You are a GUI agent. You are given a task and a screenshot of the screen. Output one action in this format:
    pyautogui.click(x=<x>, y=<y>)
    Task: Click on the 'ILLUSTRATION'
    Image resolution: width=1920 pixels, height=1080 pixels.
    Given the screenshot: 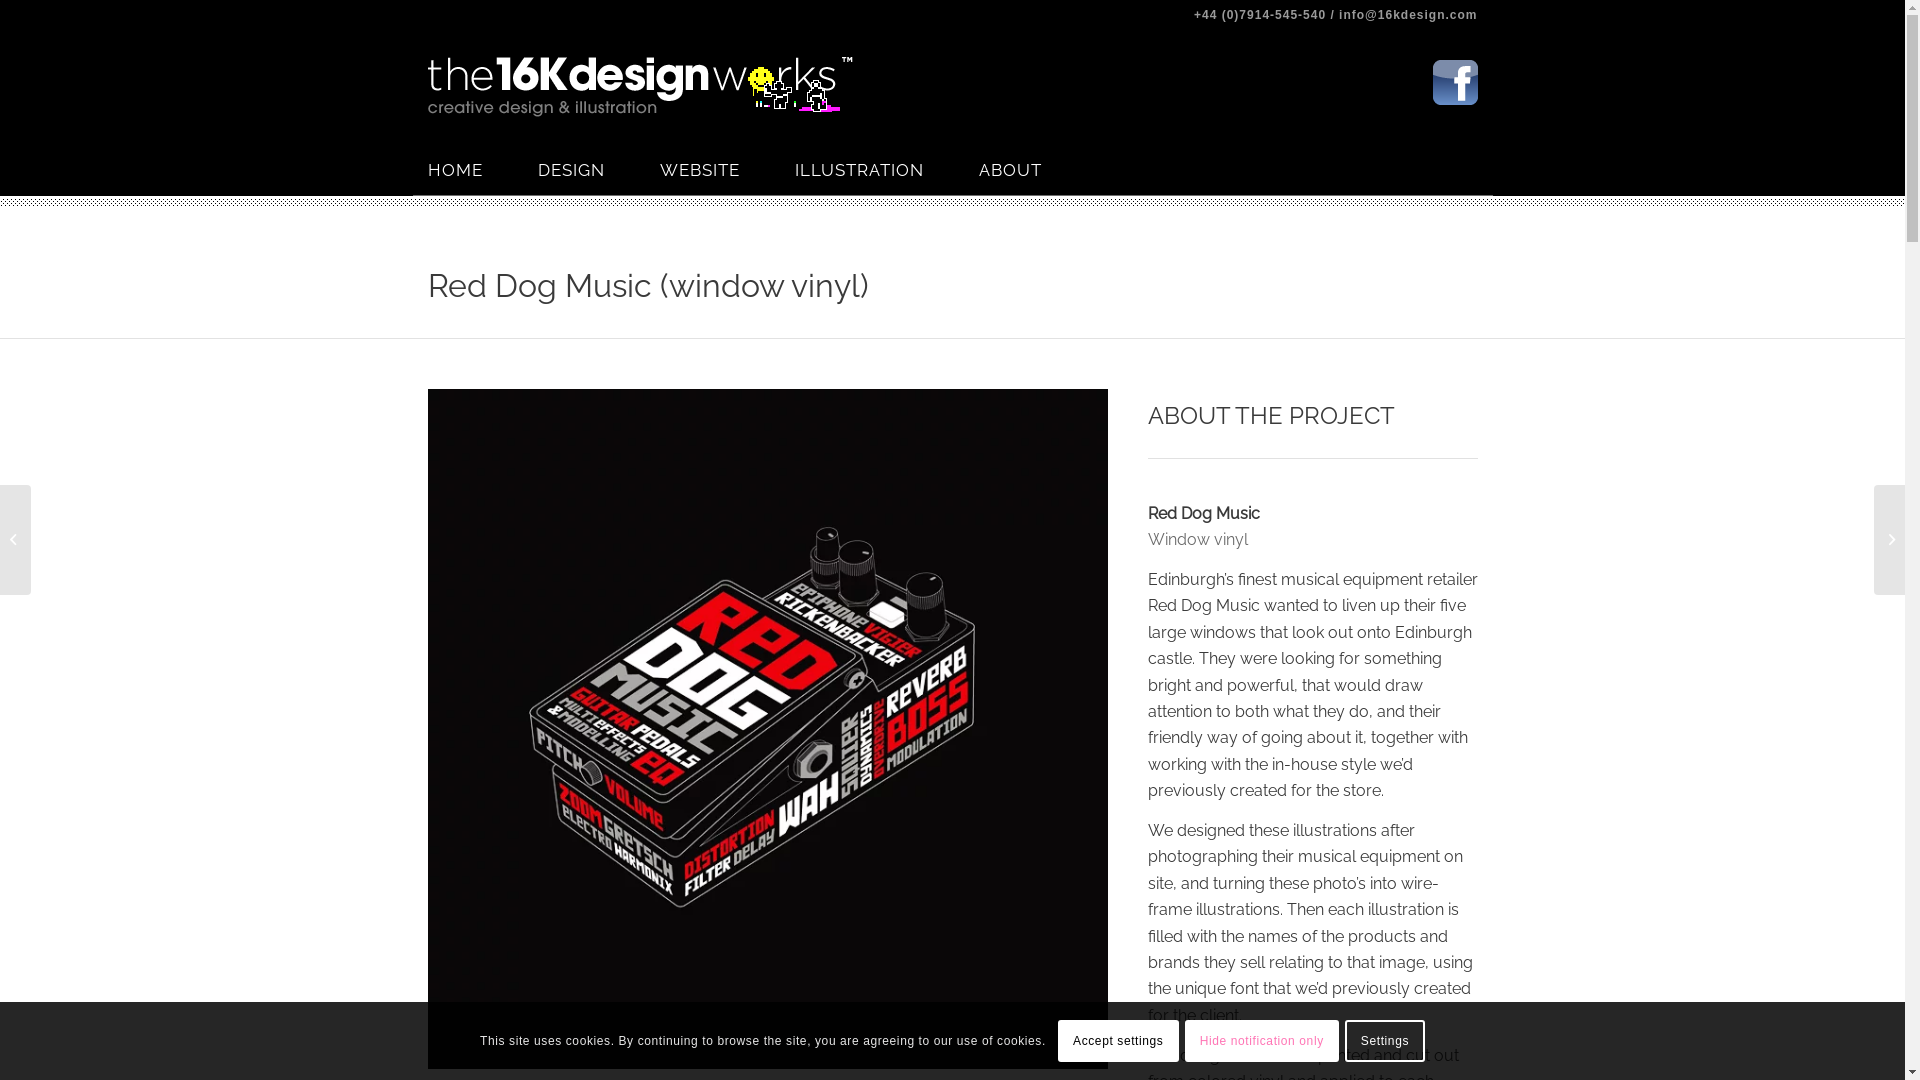 What is the action you would take?
    pyautogui.click(x=885, y=168)
    